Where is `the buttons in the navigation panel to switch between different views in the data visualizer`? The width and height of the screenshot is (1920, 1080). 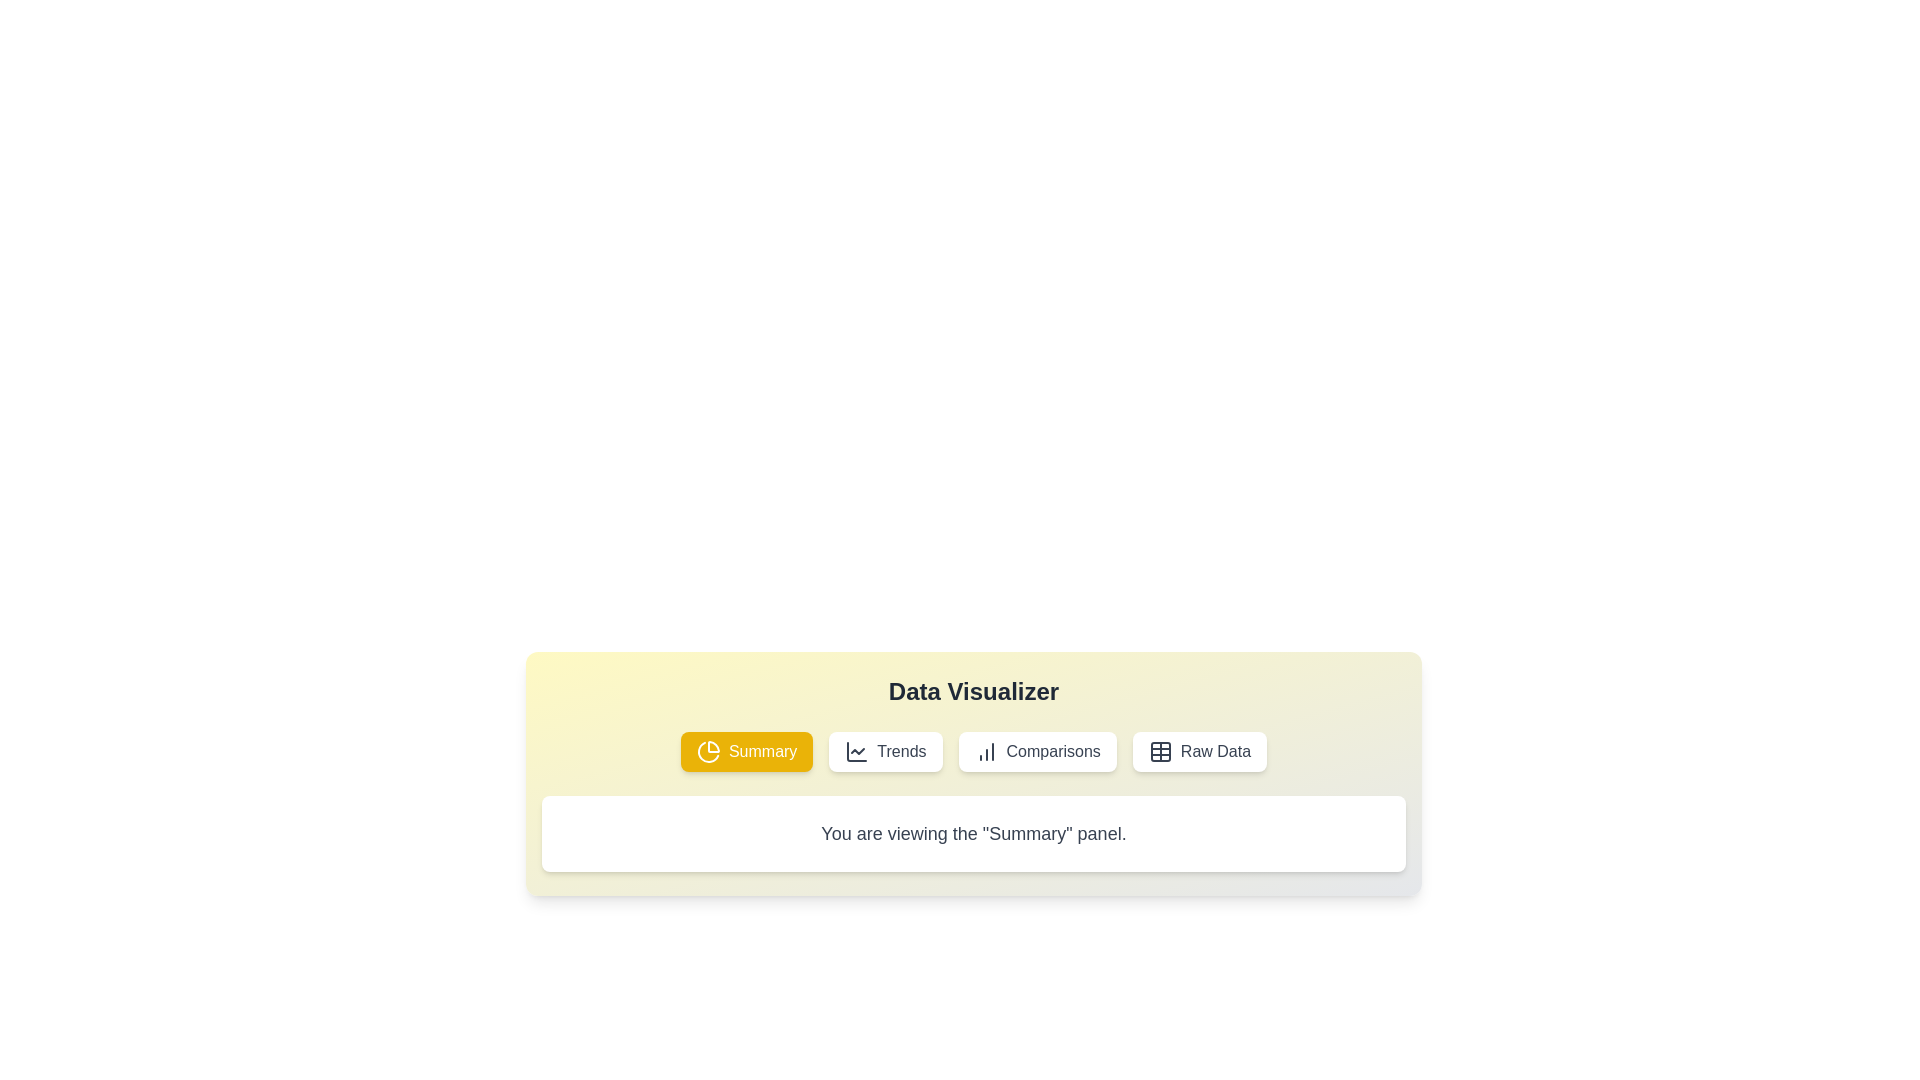
the buttons in the navigation panel to switch between different views in the data visualizer is located at coordinates (974, 773).